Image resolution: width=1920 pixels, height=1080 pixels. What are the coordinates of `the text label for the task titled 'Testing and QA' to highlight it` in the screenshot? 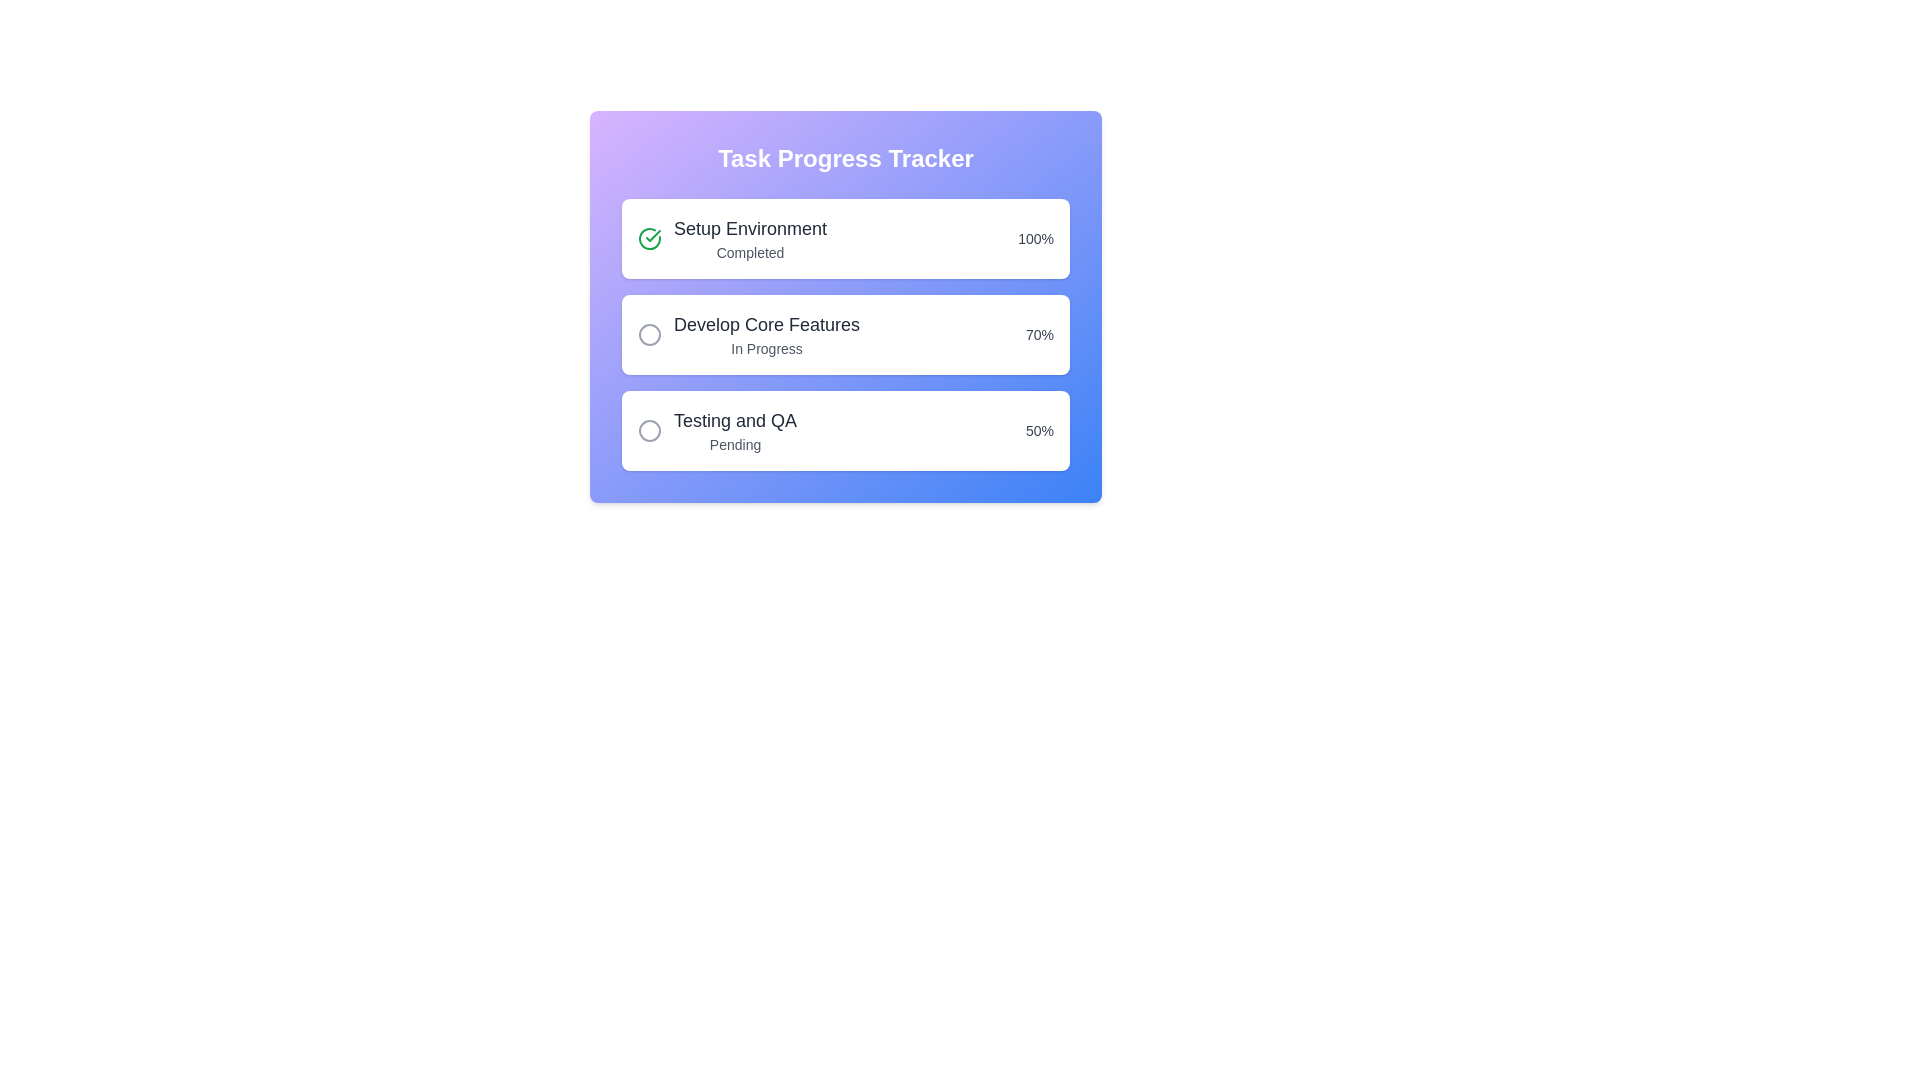 It's located at (734, 430).